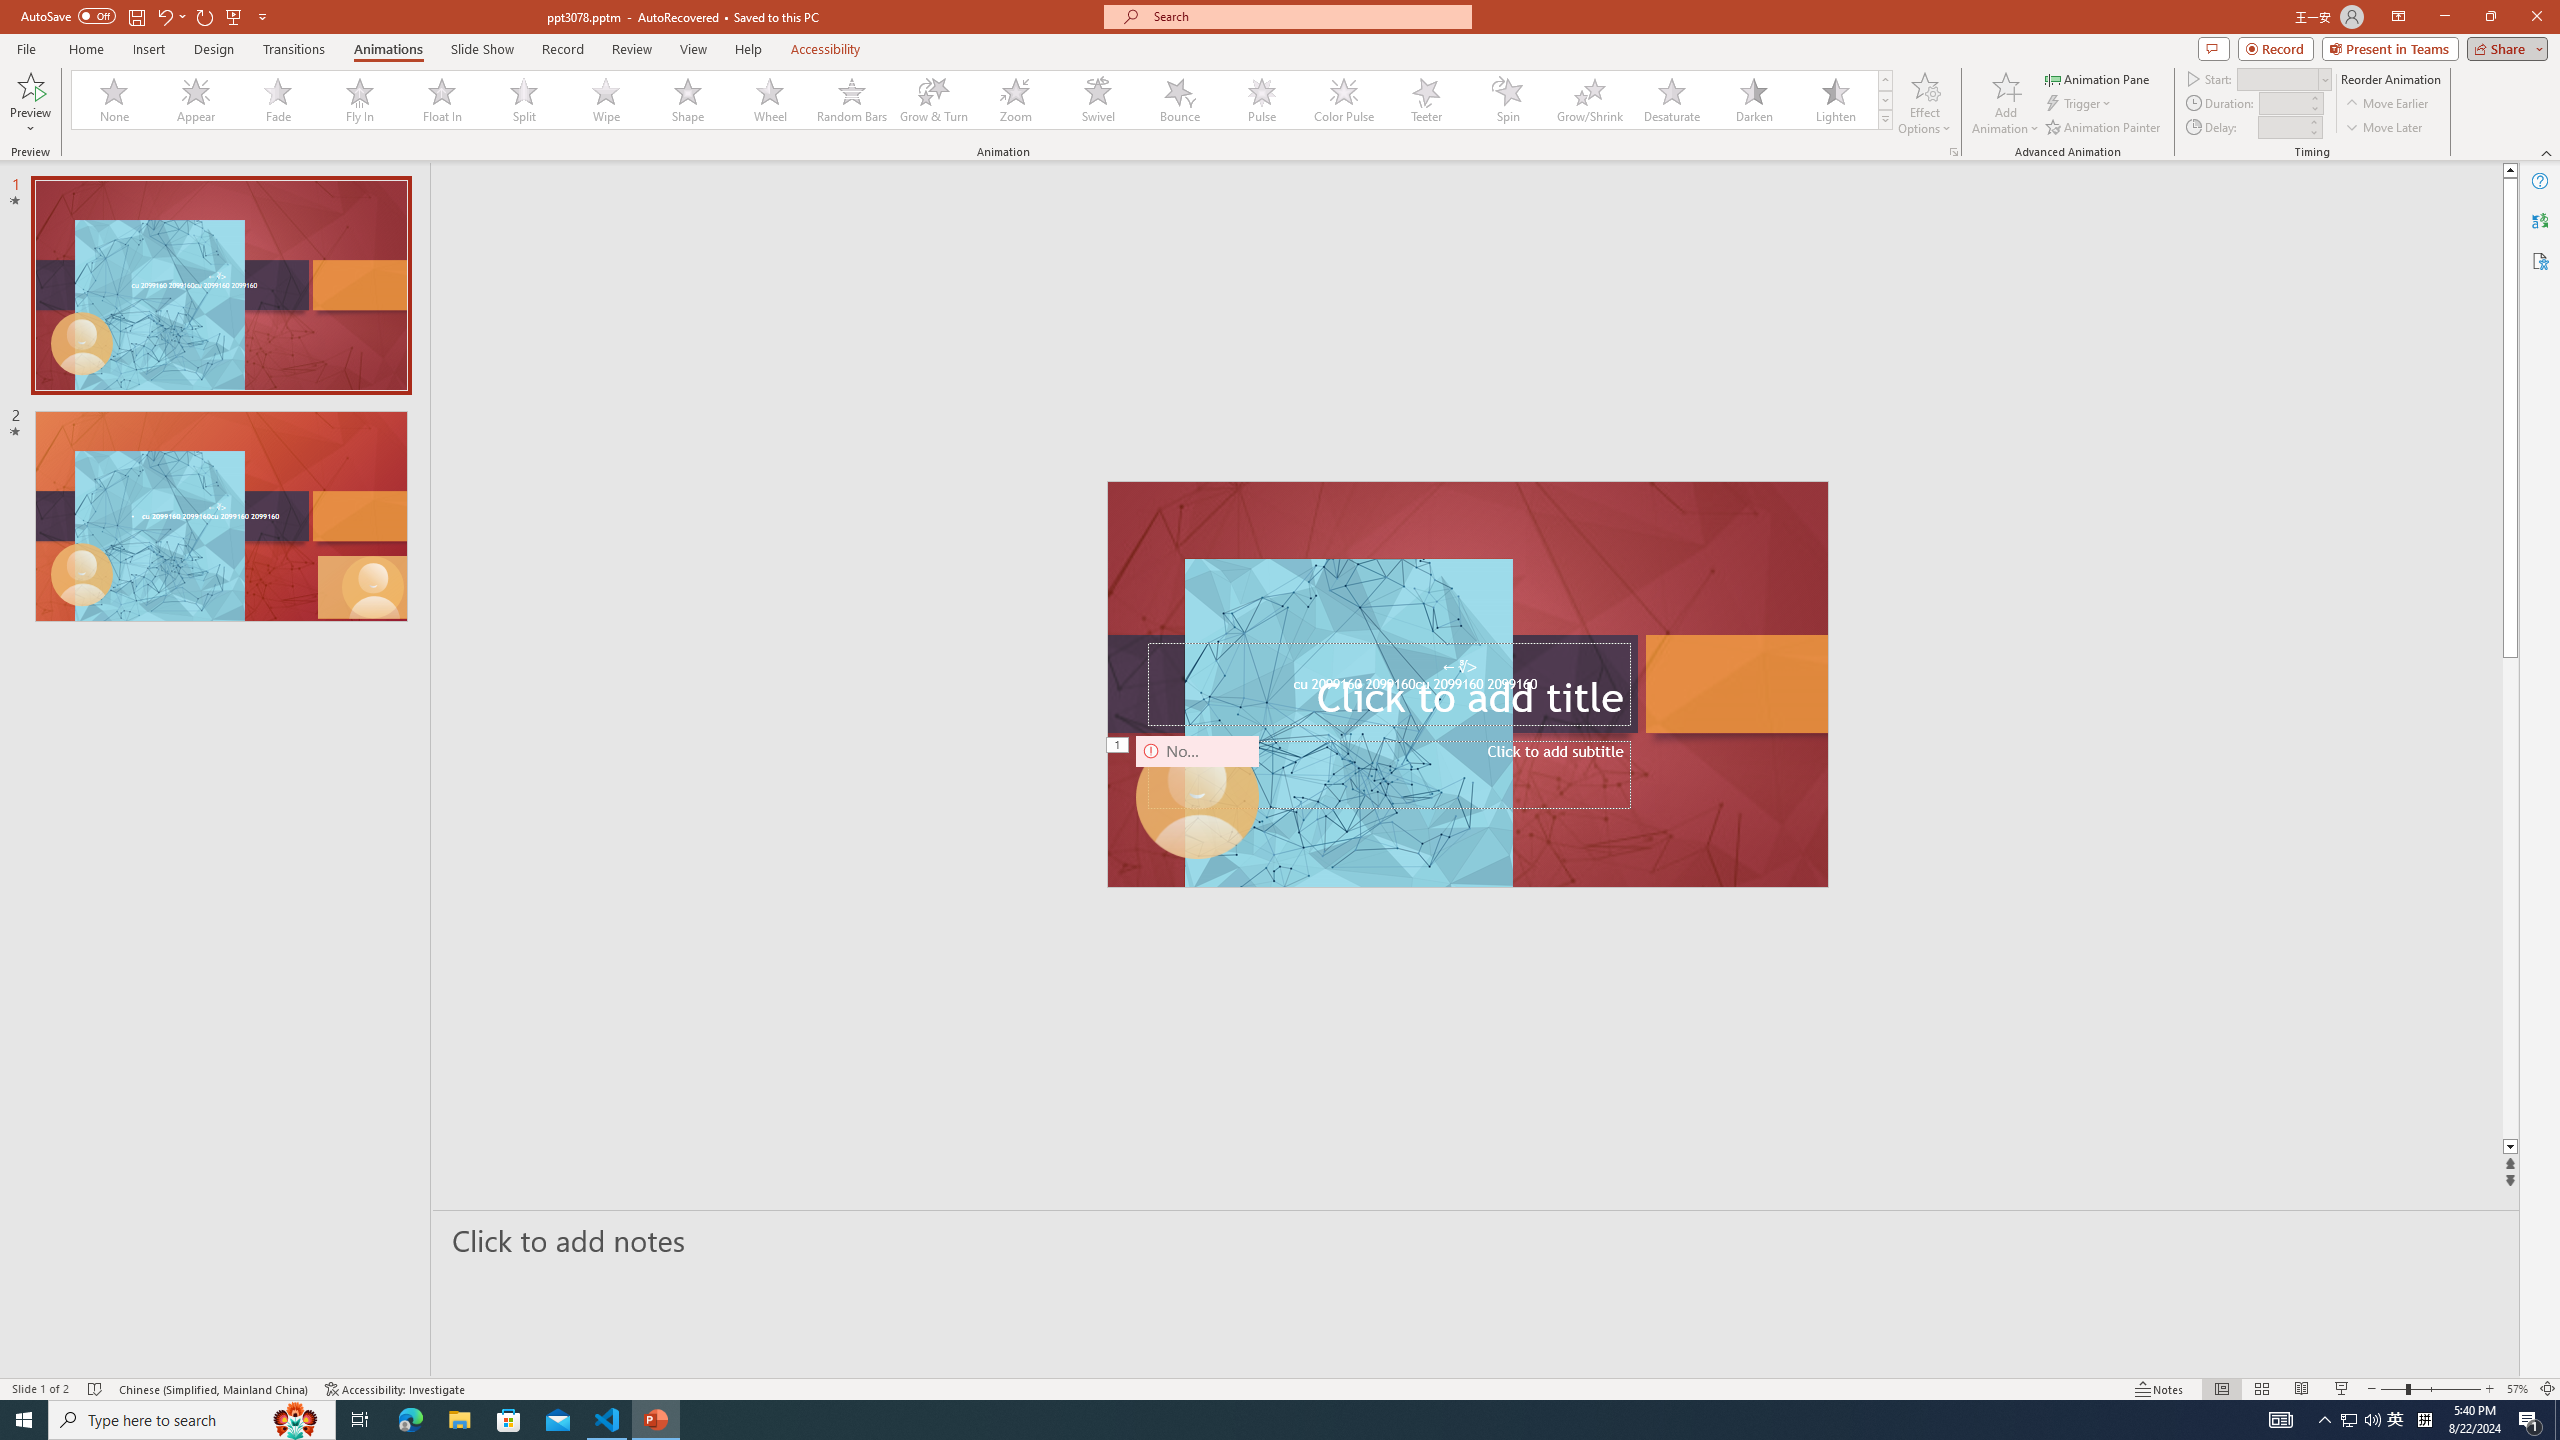 The height and width of the screenshot is (1440, 2560). I want to click on 'Wipe', so click(606, 99).